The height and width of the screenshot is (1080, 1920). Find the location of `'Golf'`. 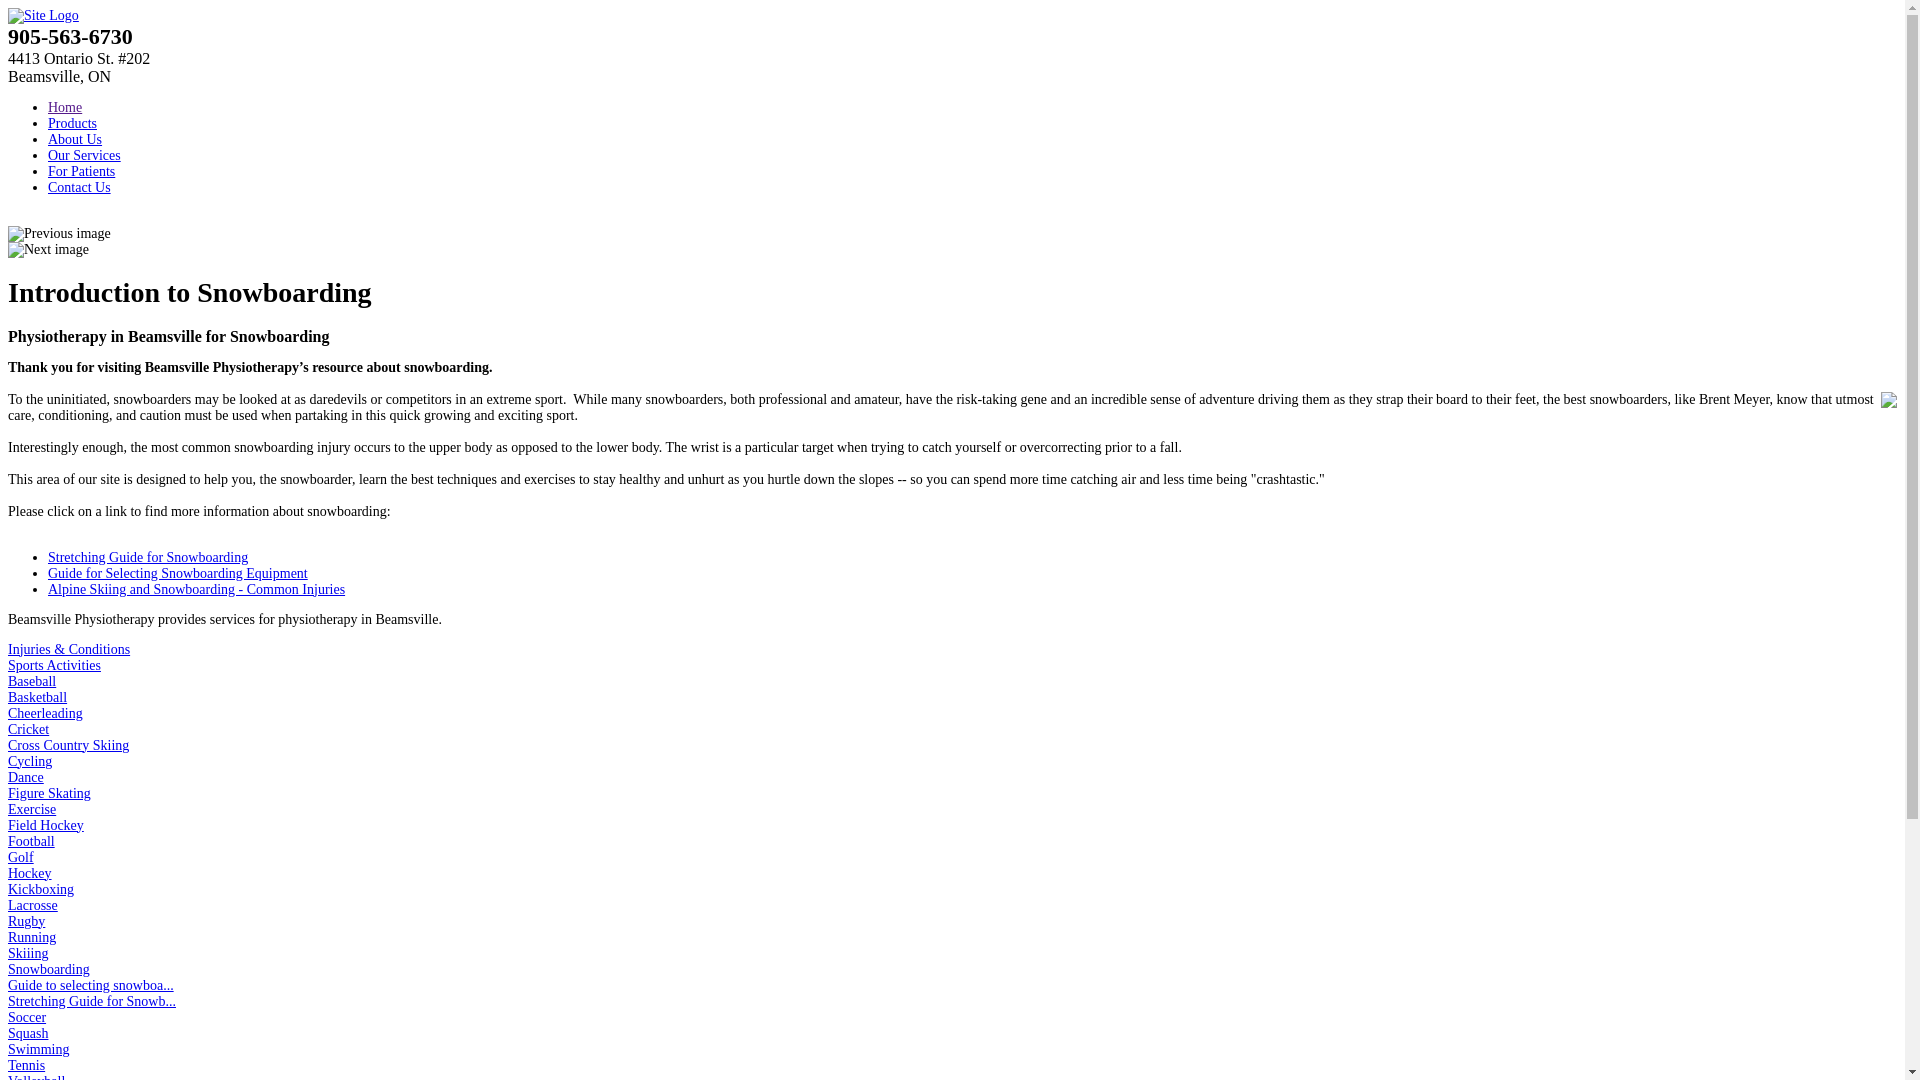

'Golf' is located at coordinates (20, 856).